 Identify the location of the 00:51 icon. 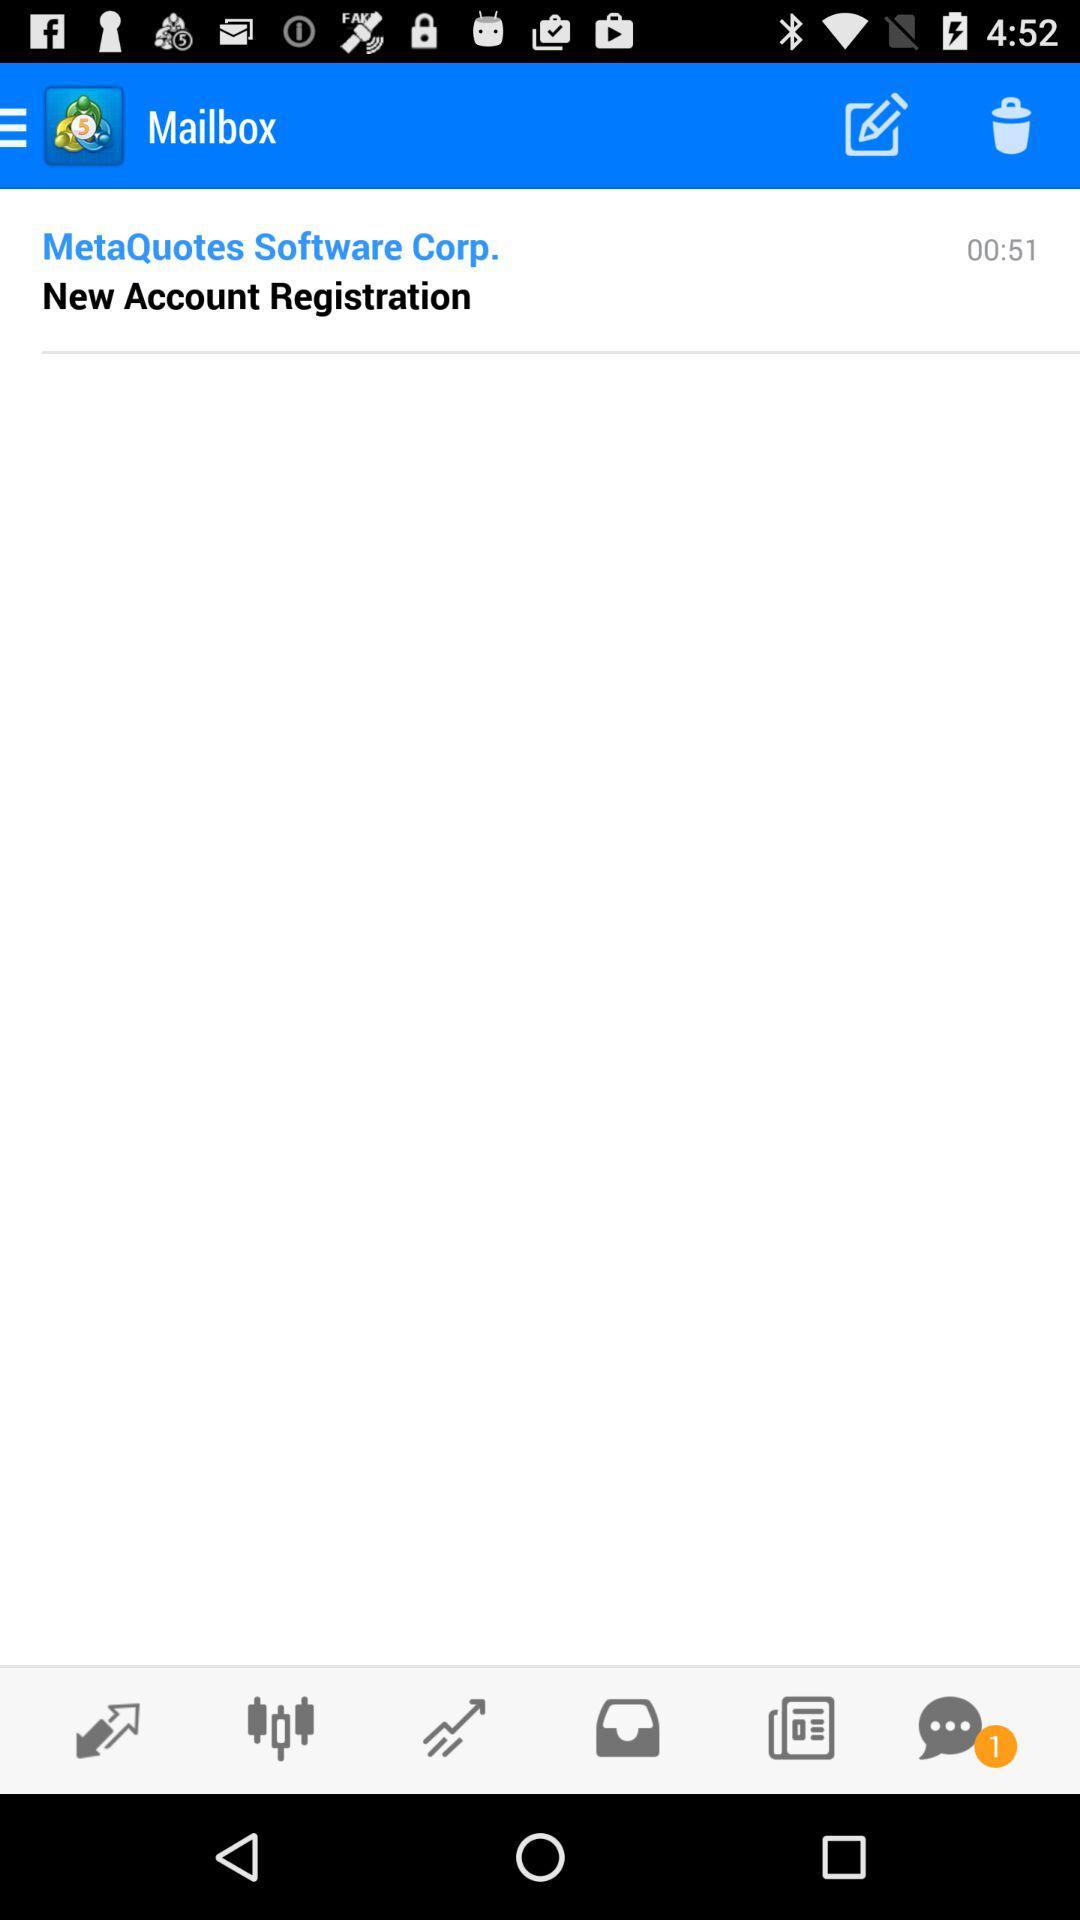
(1003, 288).